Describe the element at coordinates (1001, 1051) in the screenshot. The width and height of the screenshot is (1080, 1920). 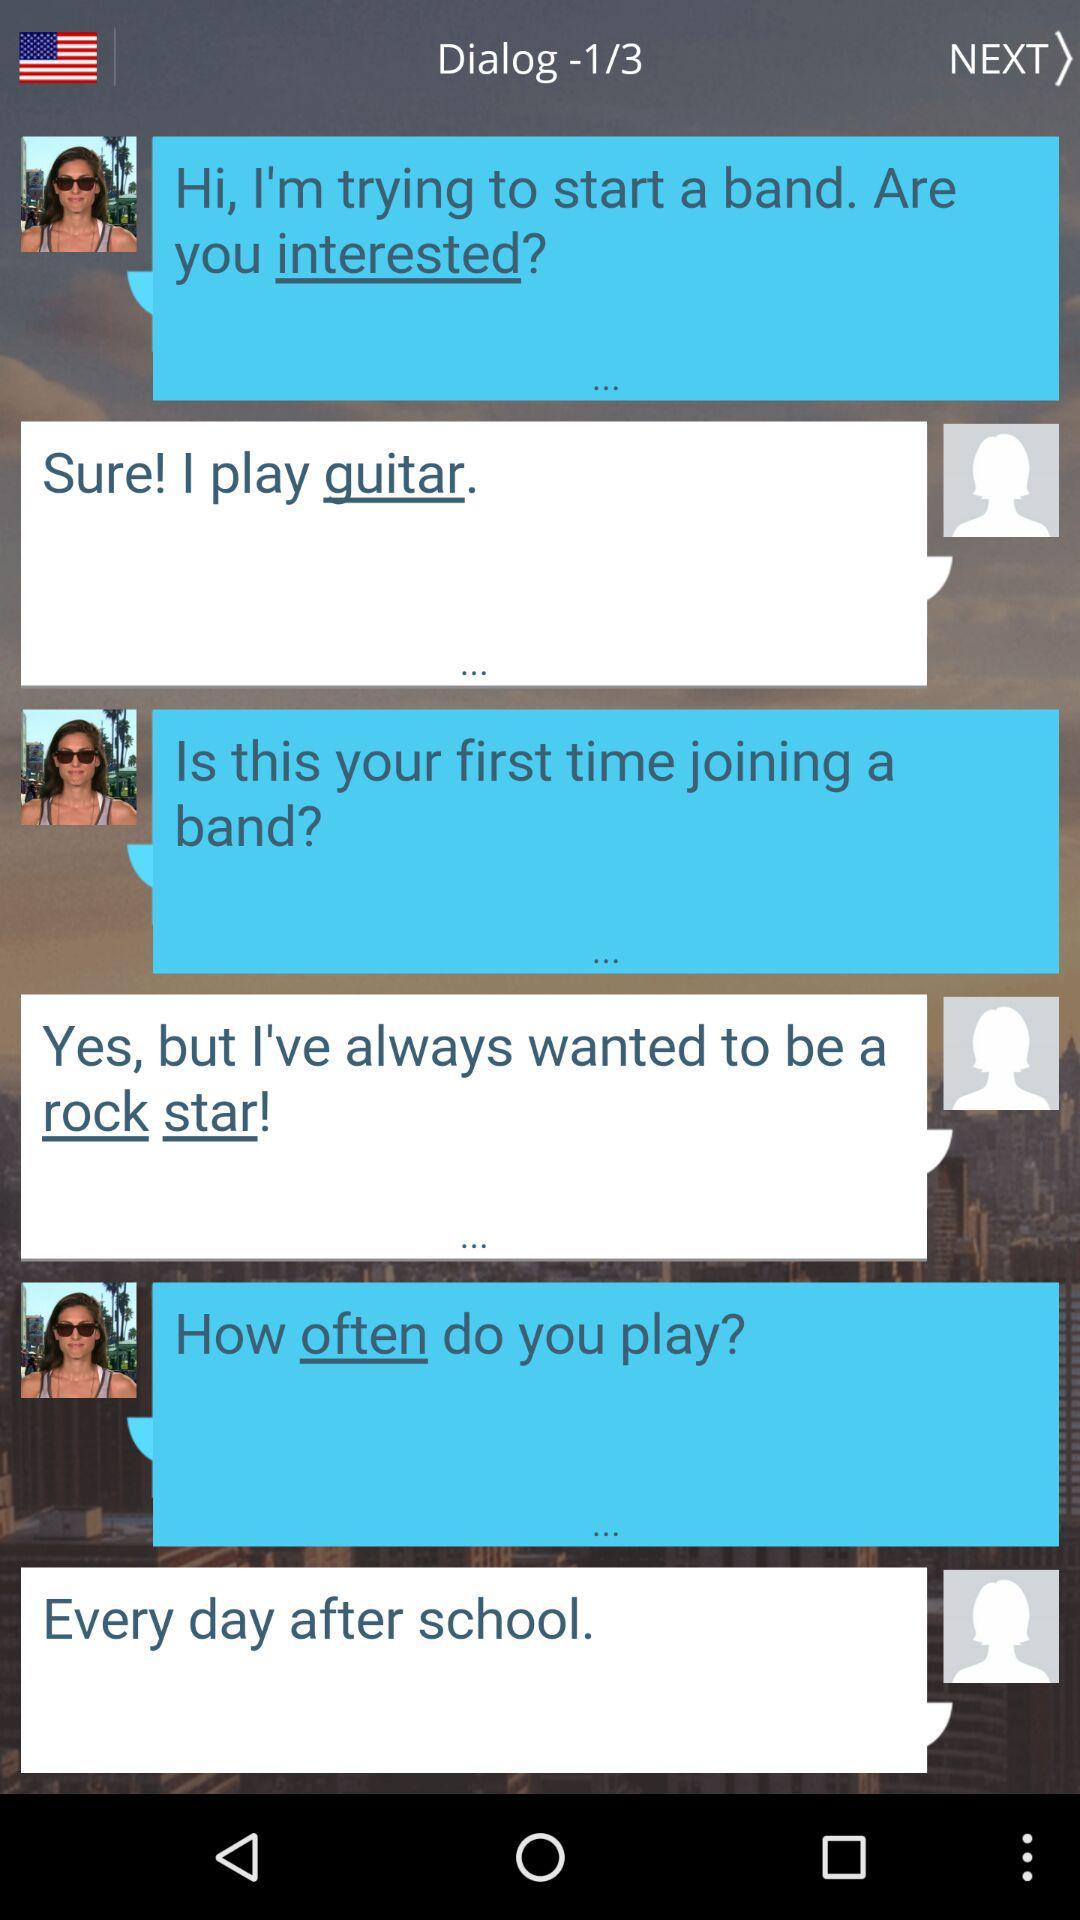
I see `the item on the right` at that location.